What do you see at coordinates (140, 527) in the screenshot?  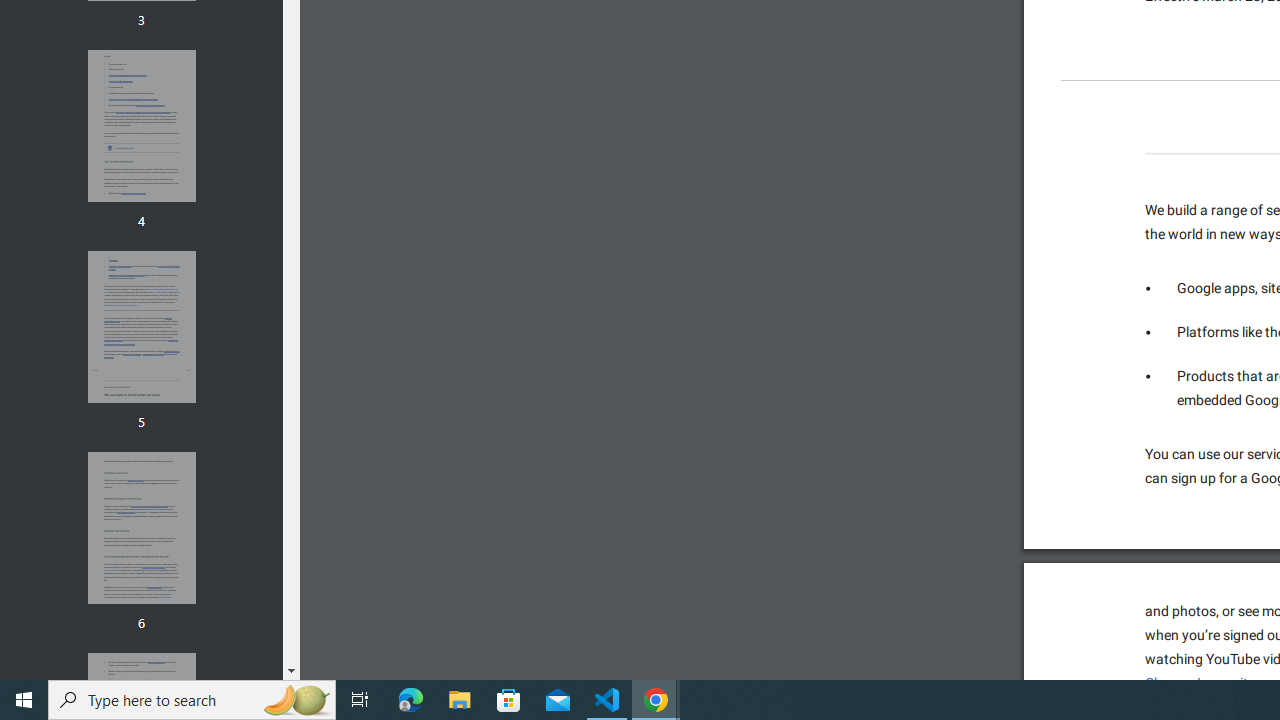 I see `'Thumbnail for page 6'` at bounding box center [140, 527].